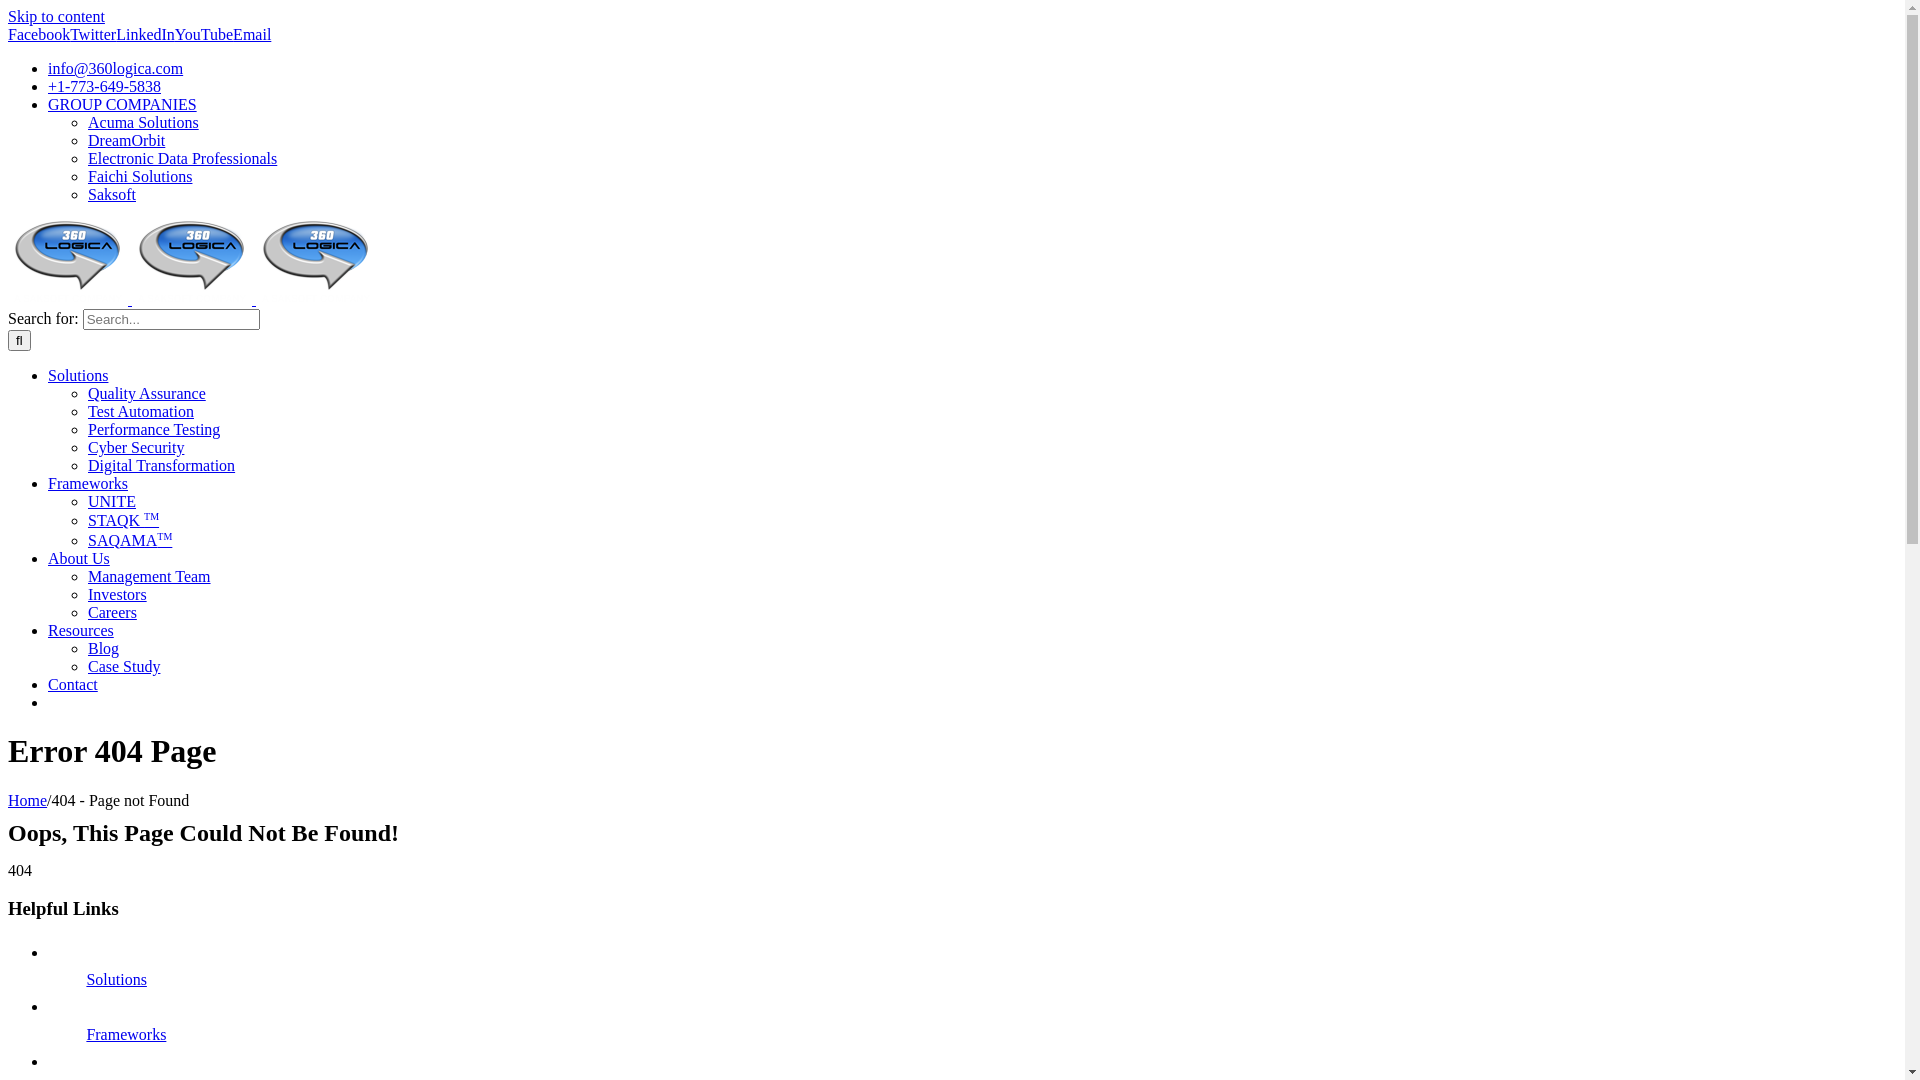 Image resolution: width=1920 pixels, height=1080 pixels. I want to click on 'Twitter', so click(91, 34).